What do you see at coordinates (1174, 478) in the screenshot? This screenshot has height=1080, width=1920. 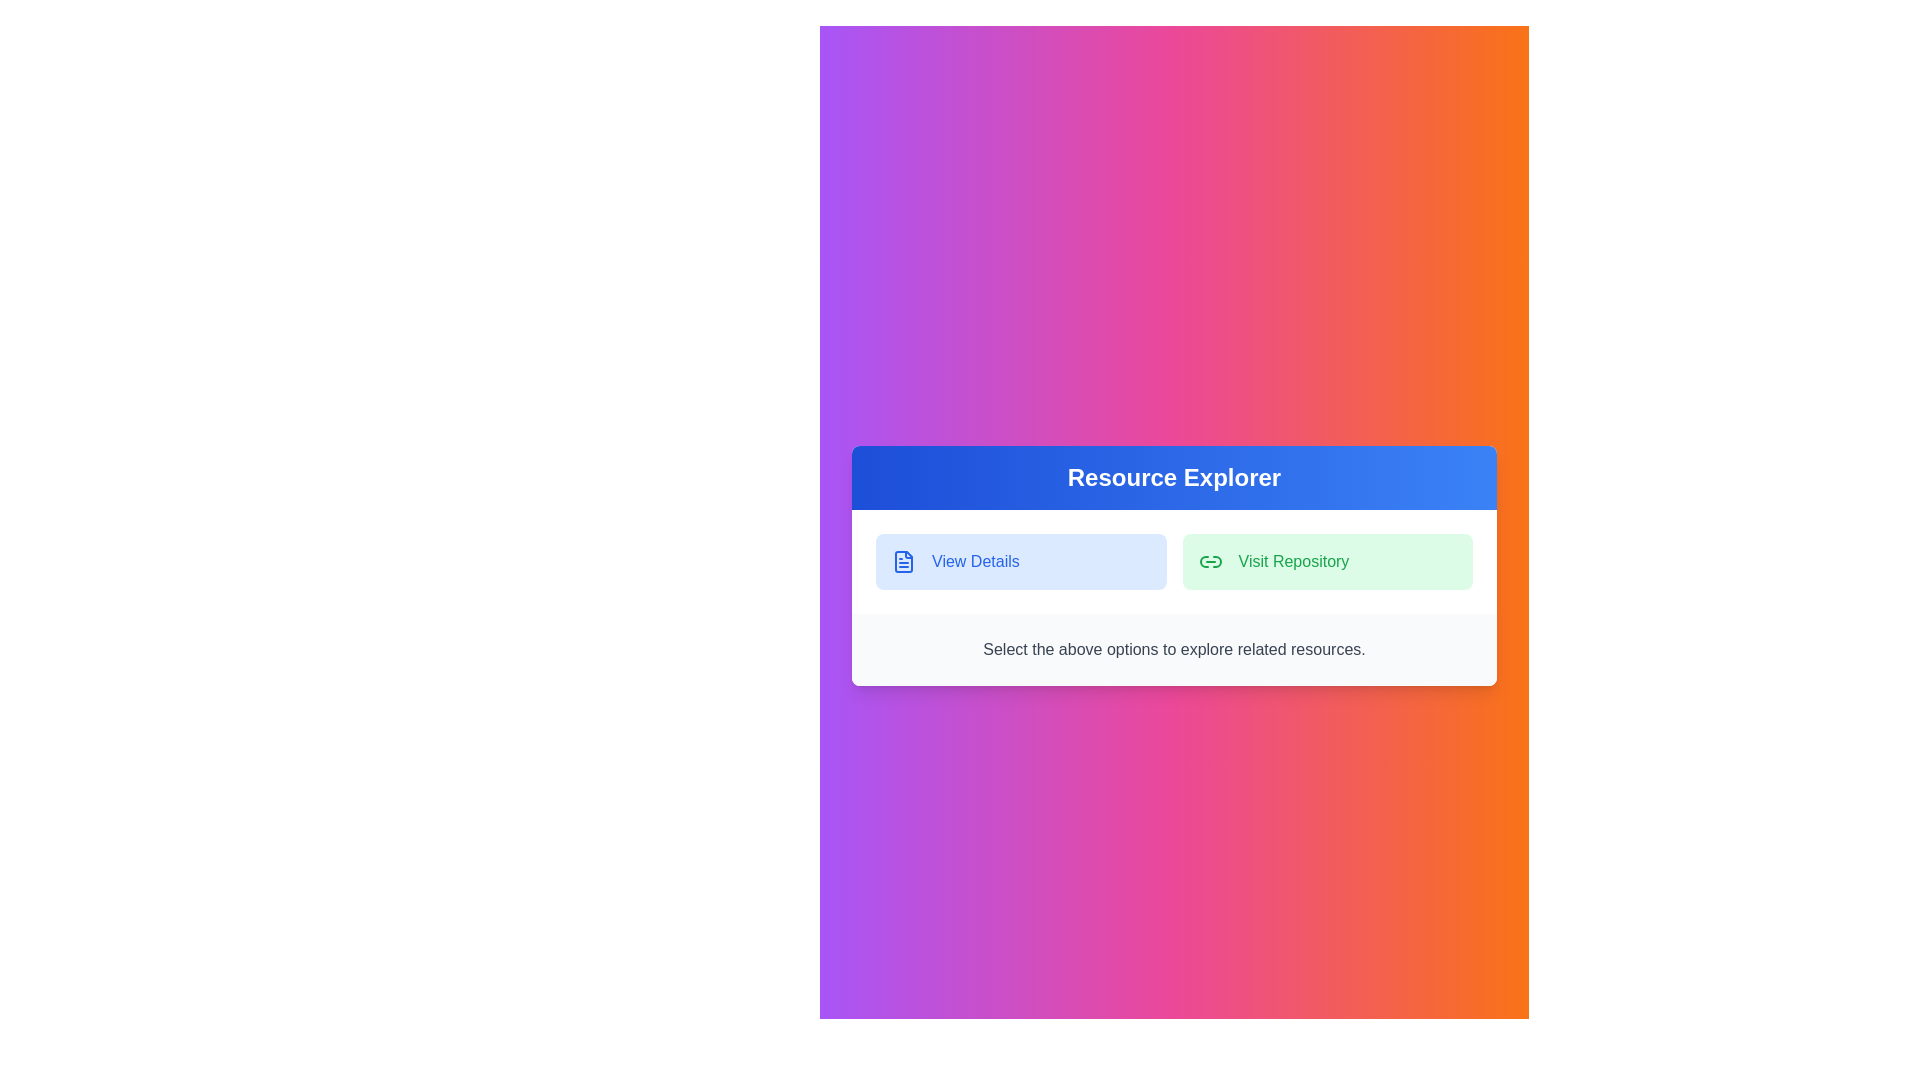 I see `the static header titled 'Resource Explorer', which is prominently displayed in white against a blue gradient background and styled in bold font` at bounding box center [1174, 478].